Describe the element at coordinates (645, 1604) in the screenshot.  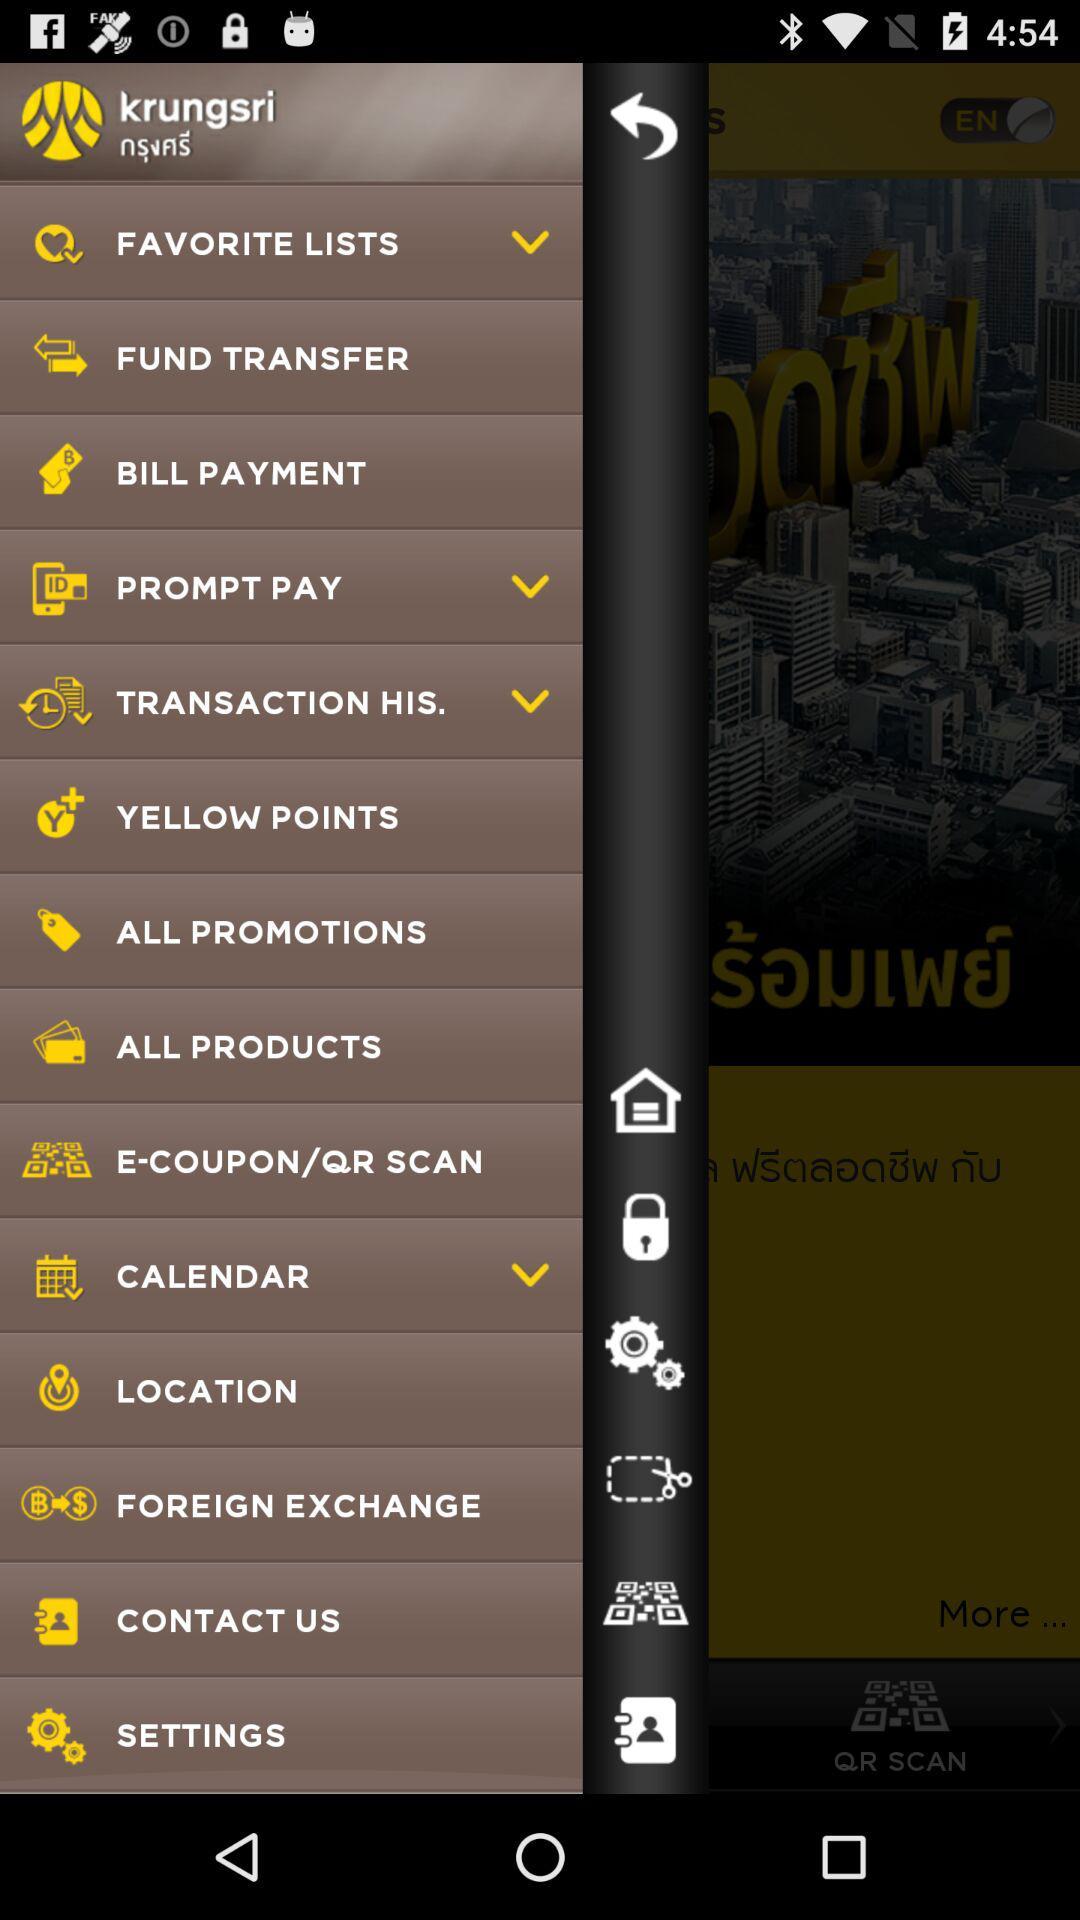
I see `qr code` at that location.